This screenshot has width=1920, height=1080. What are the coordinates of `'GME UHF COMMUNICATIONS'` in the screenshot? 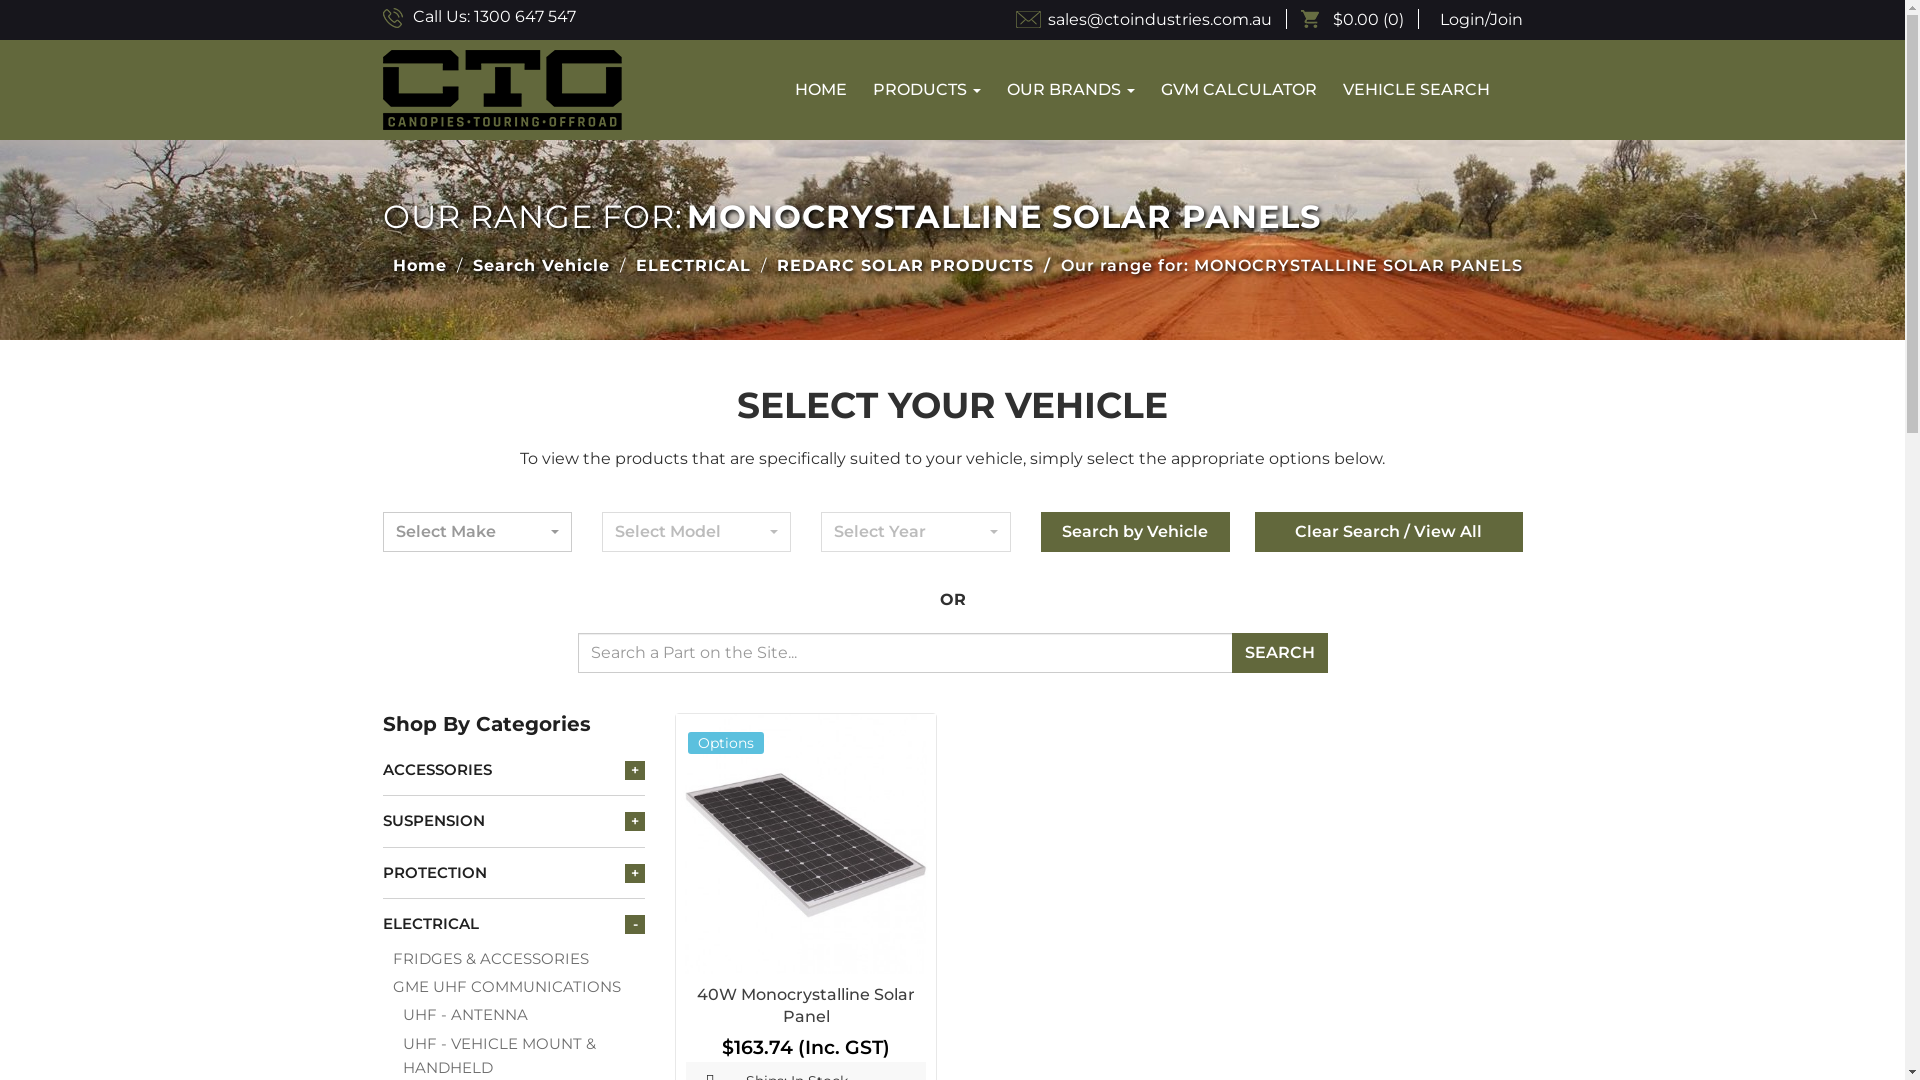 It's located at (518, 986).